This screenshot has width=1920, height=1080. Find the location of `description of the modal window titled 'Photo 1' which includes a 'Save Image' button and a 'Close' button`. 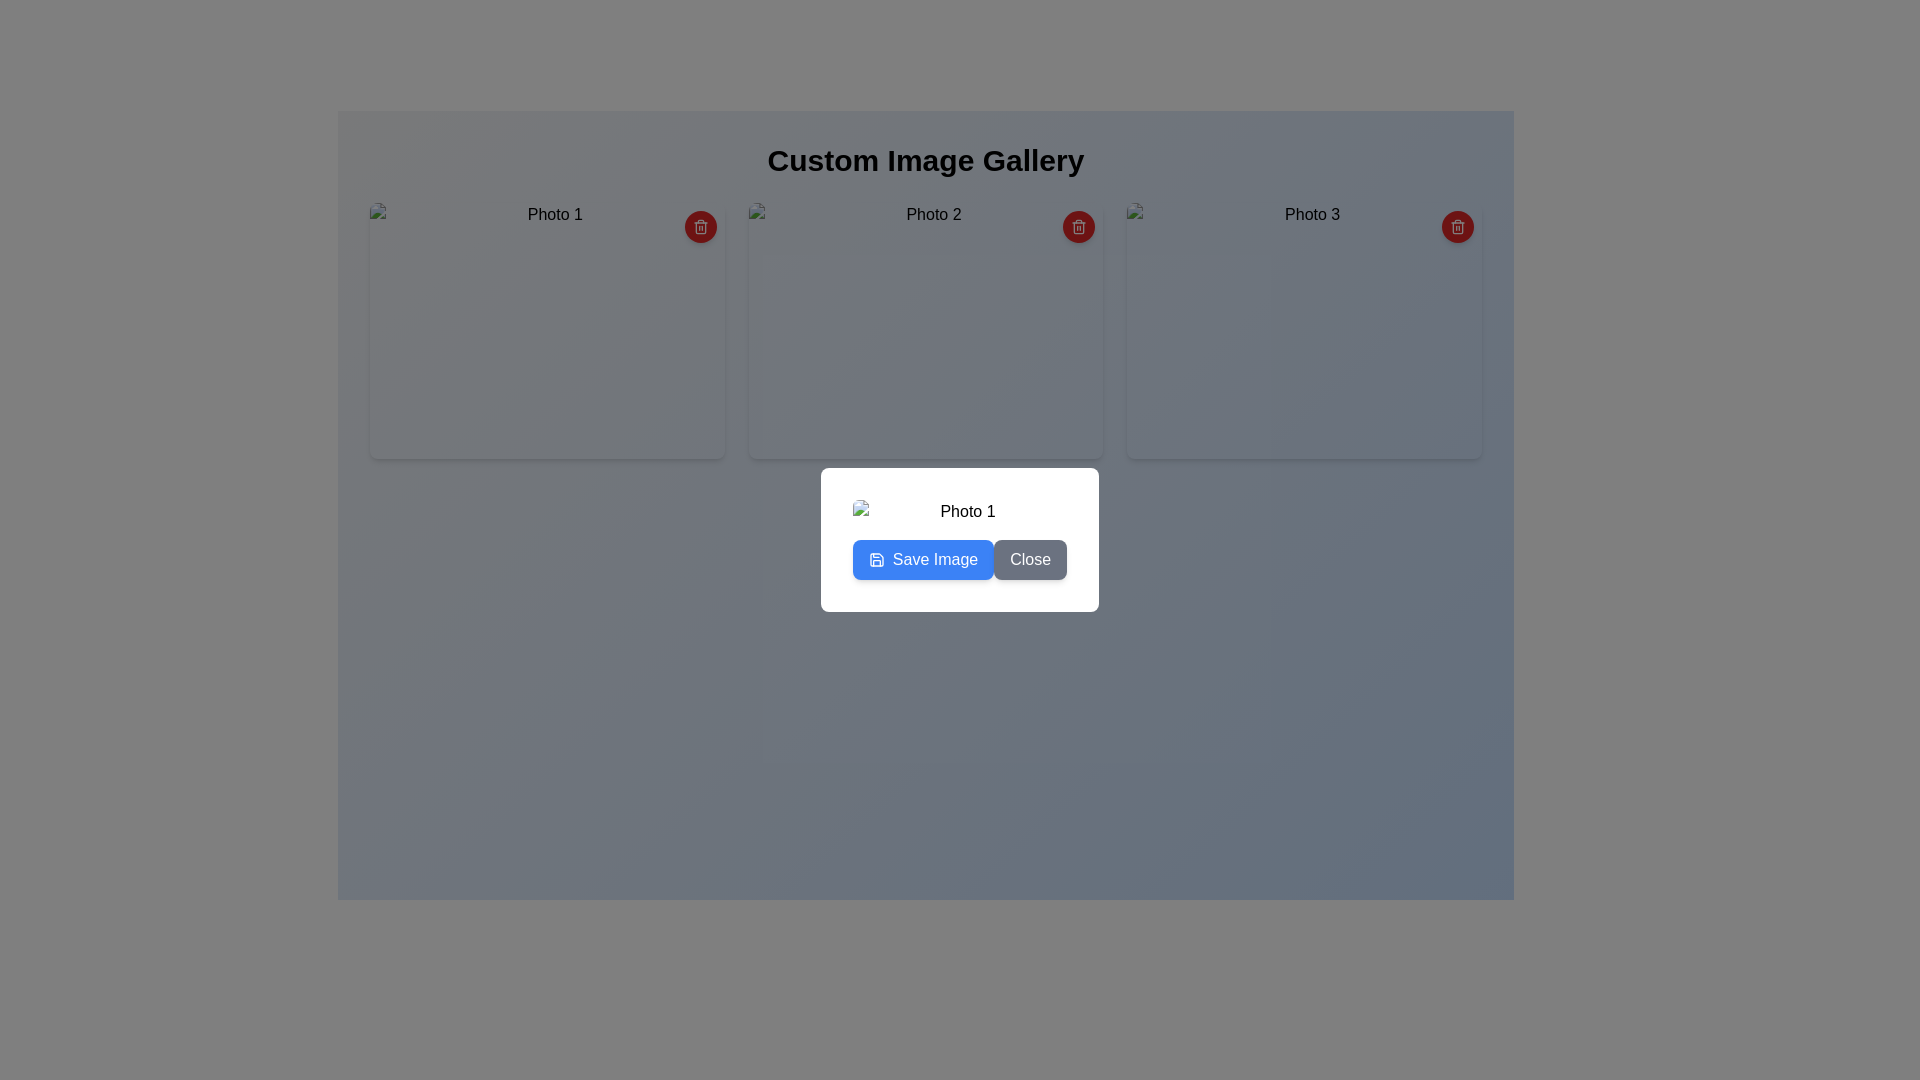

description of the modal window titled 'Photo 1' which includes a 'Save Image' button and a 'Close' button is located at coordinates (960, 540).